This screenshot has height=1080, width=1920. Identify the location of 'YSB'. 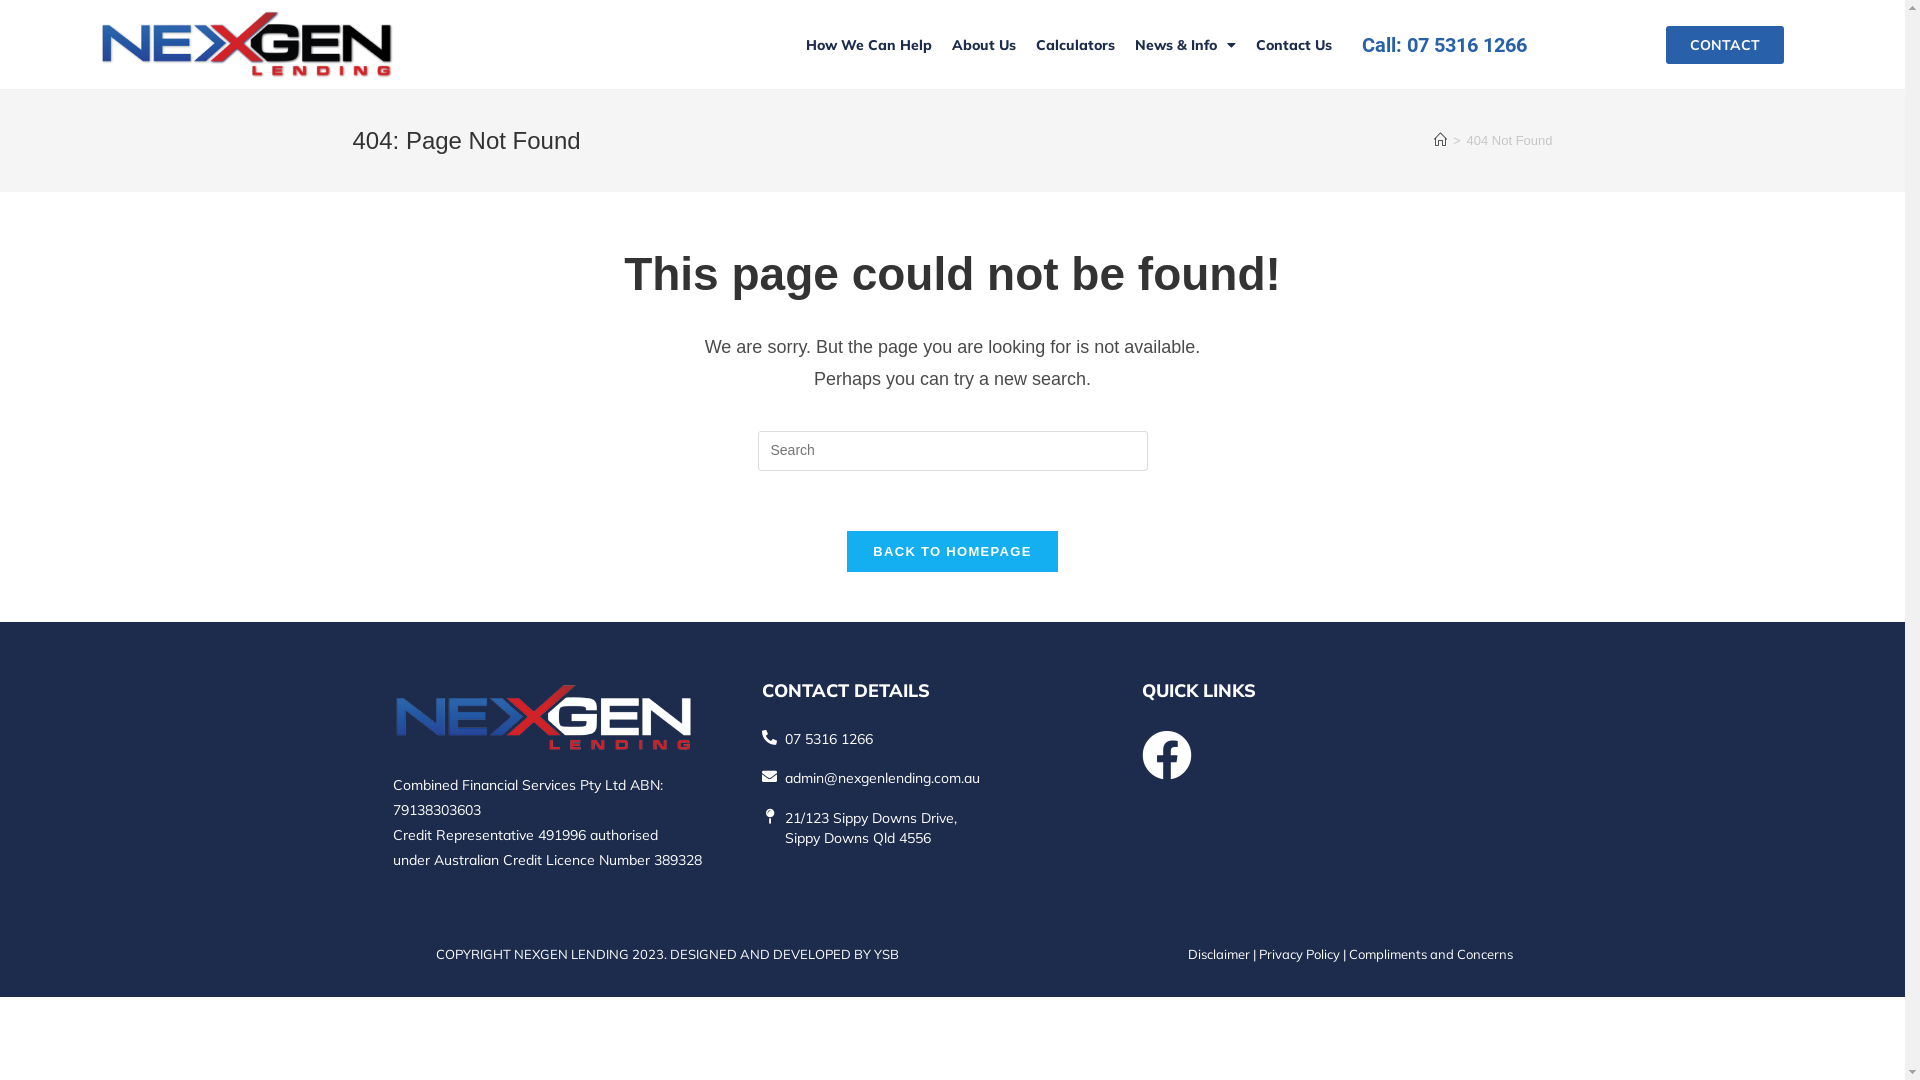
(885, 952).